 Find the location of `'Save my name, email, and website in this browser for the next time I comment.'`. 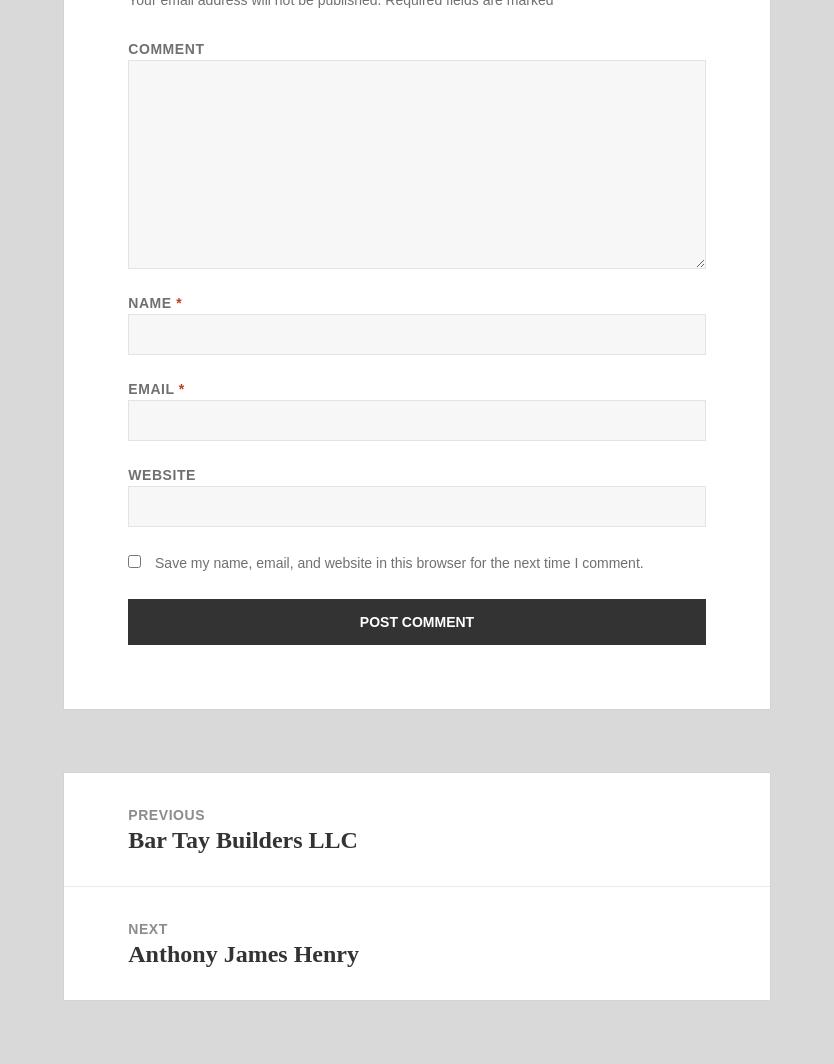

'Save my name, email, and website in this browser for the next time I comment.' is located at coordinates (397, 562).